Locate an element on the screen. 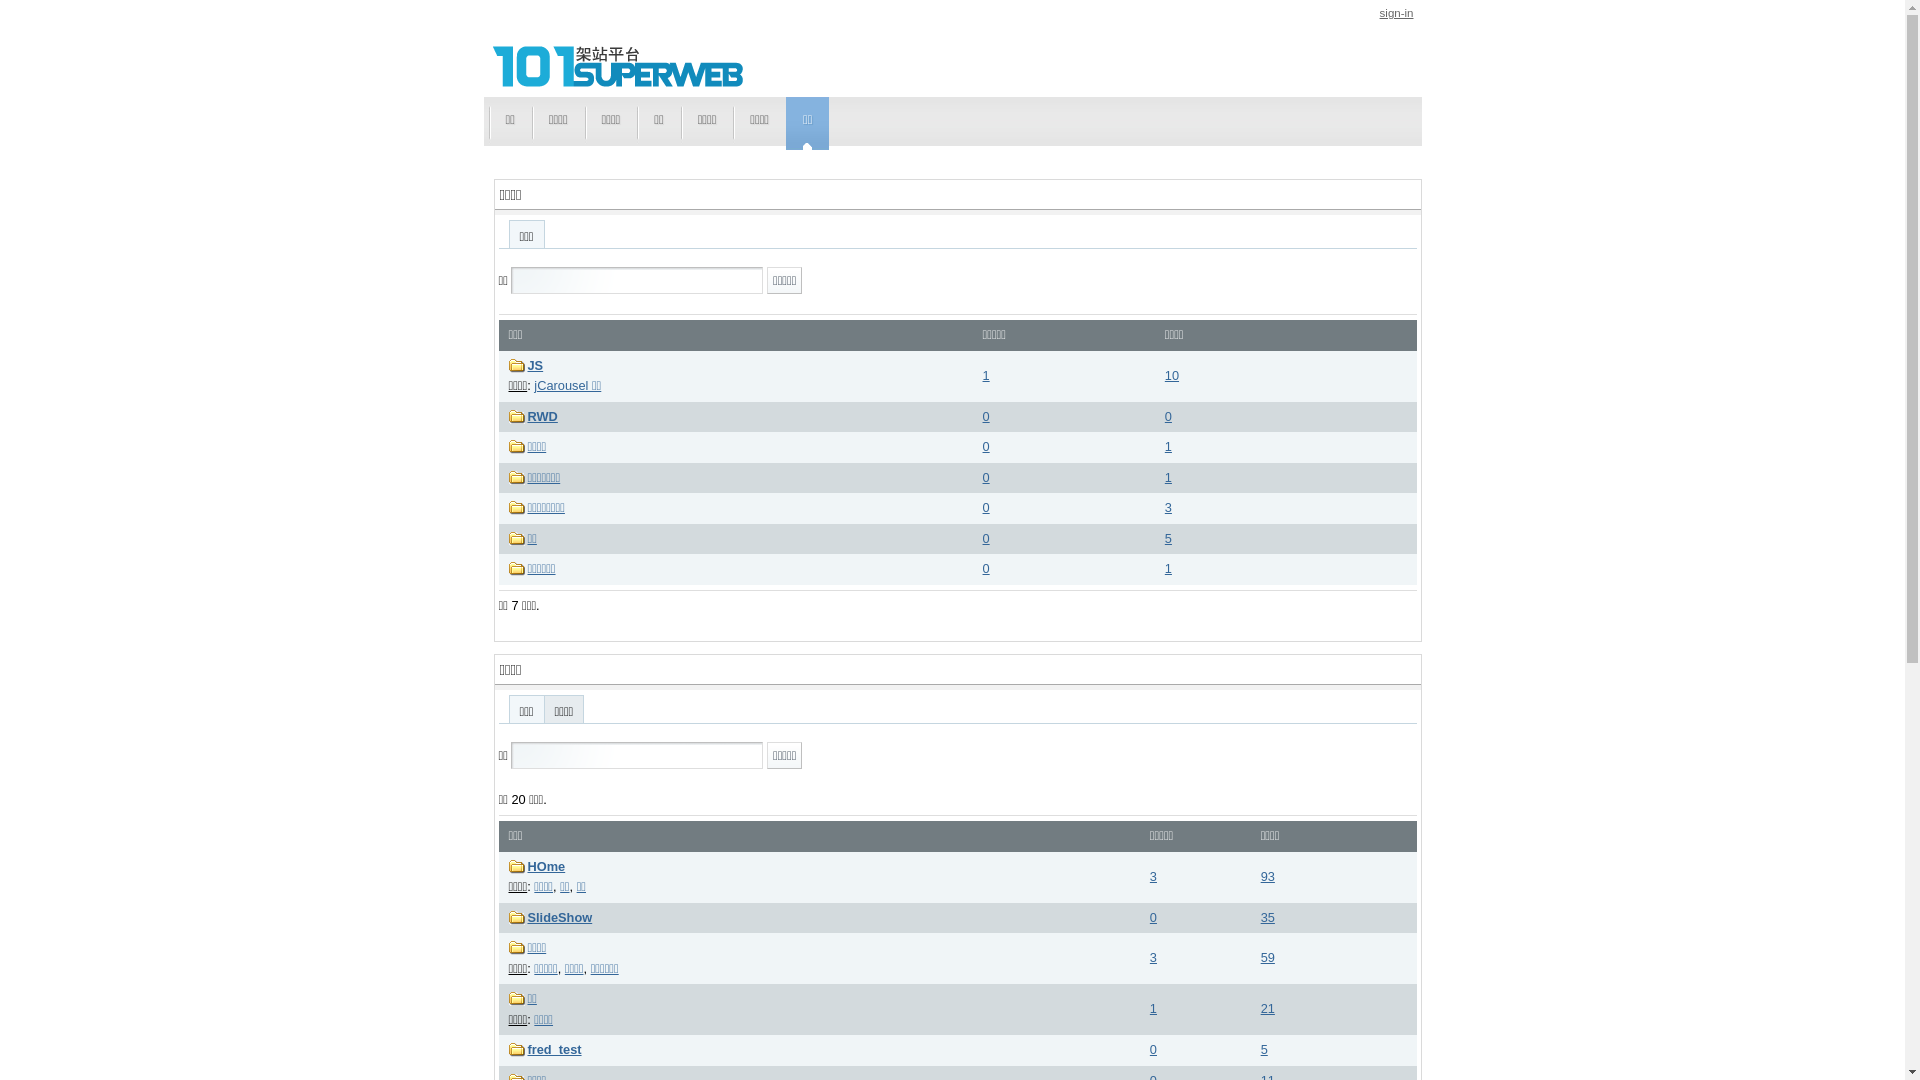 This screenshot has width=1920, height=1080. '10' is located at coordinates (1171, 375).